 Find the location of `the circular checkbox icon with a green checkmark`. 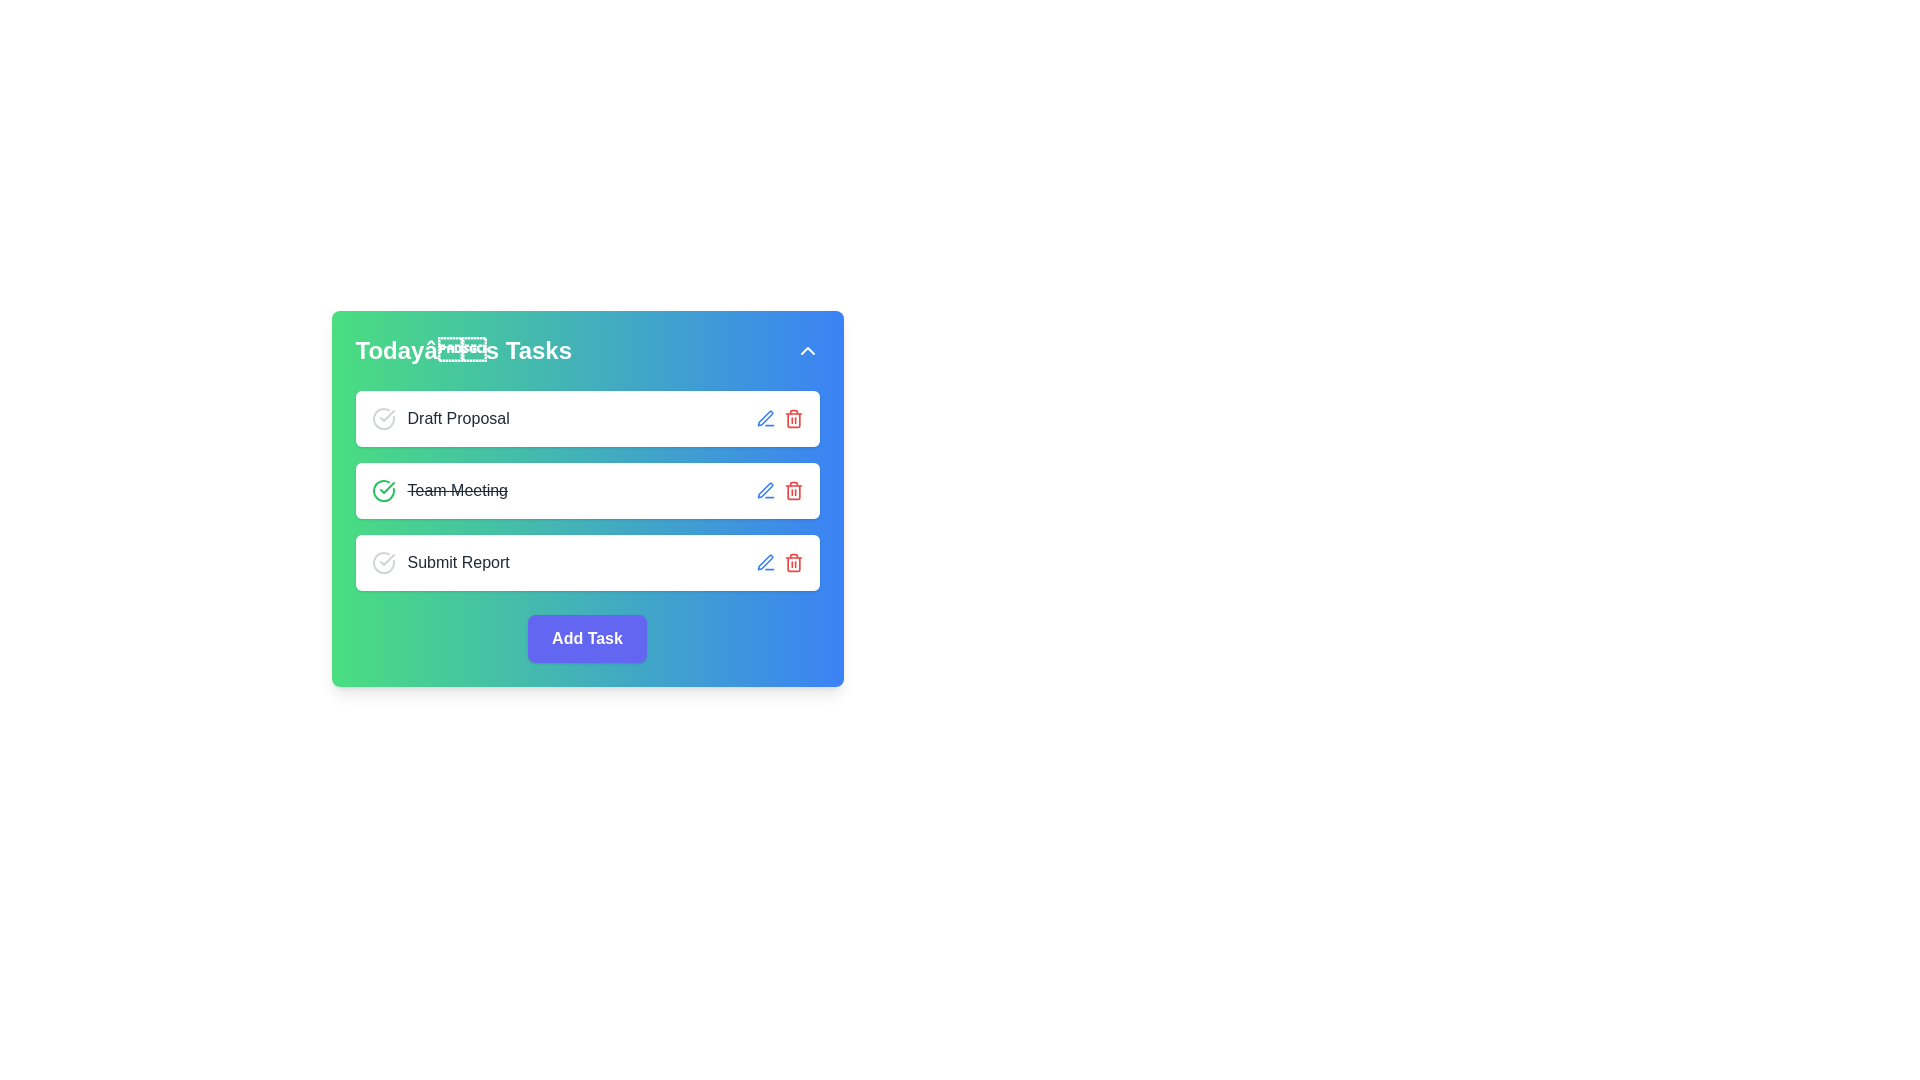

the circular checkbox icon with a green checkmark is located at coordinates (383, 490).